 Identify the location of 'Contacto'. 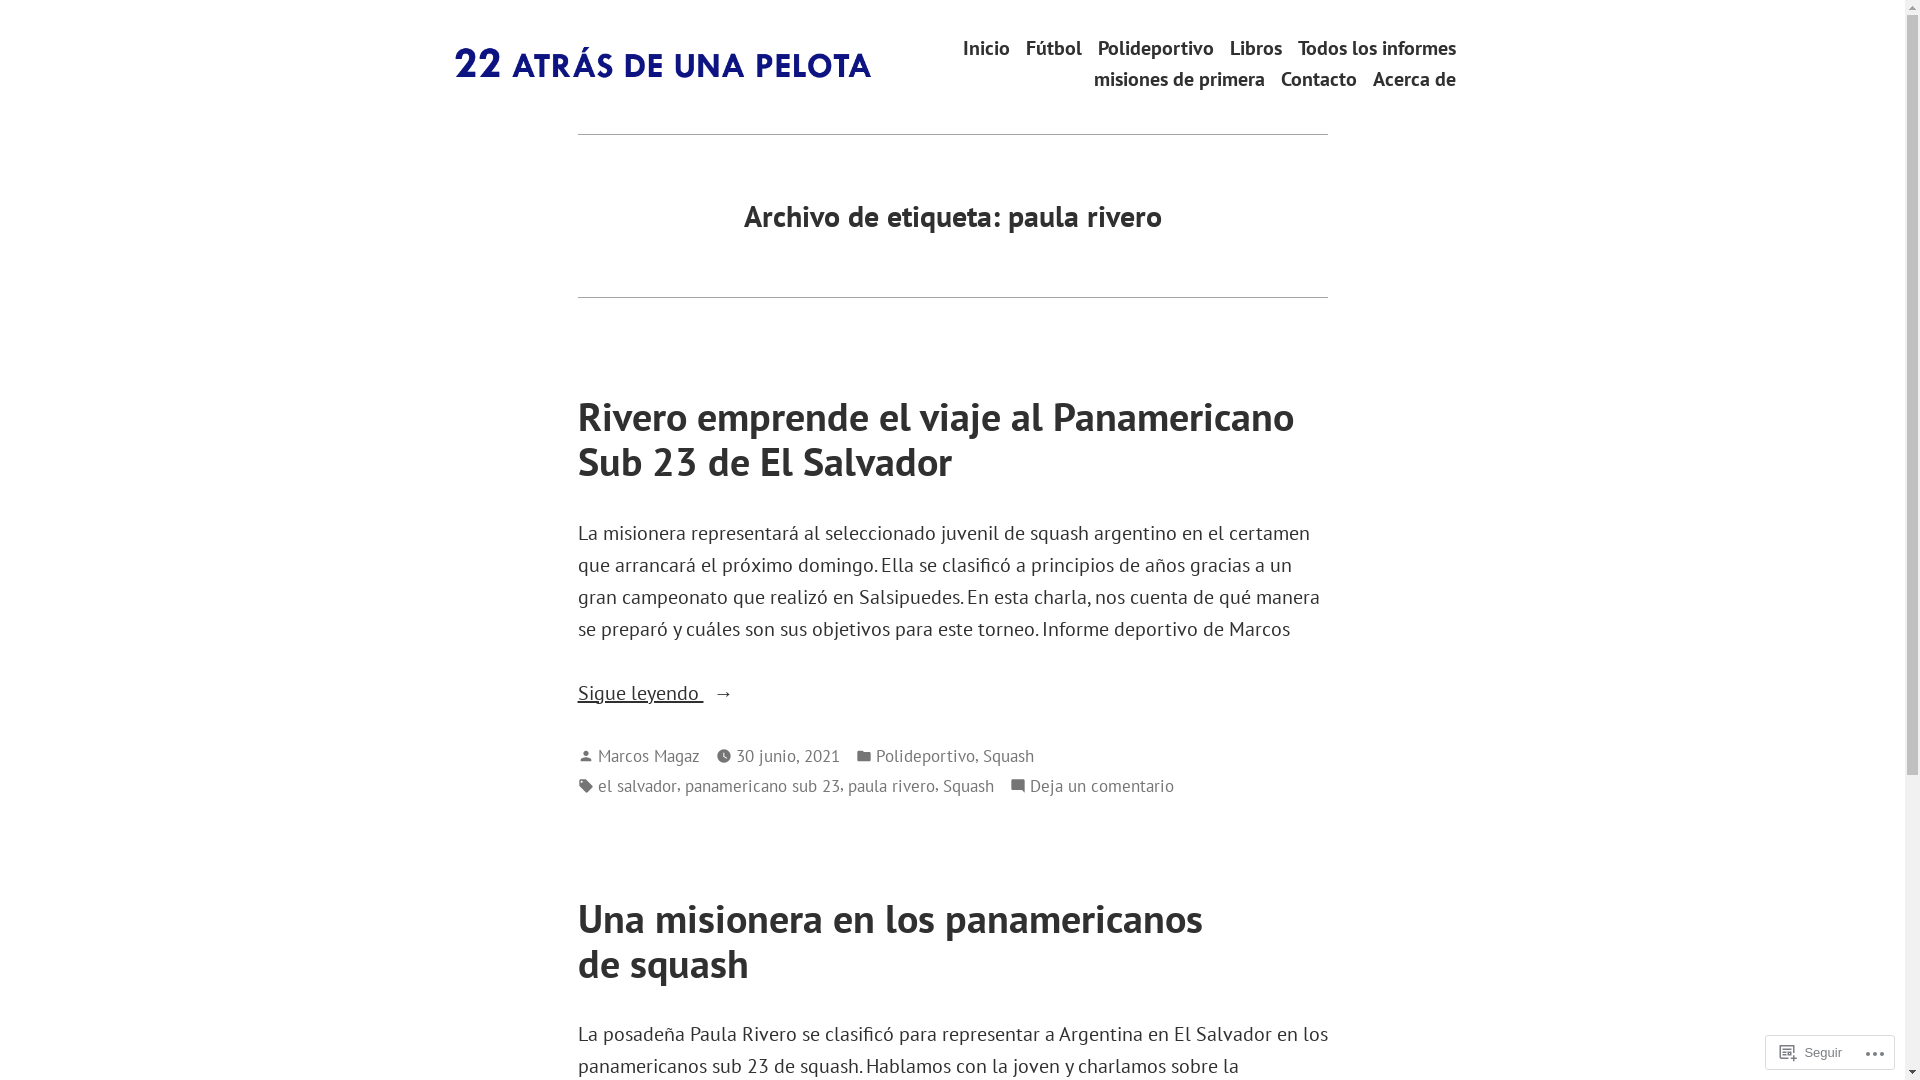
(1280, 78).